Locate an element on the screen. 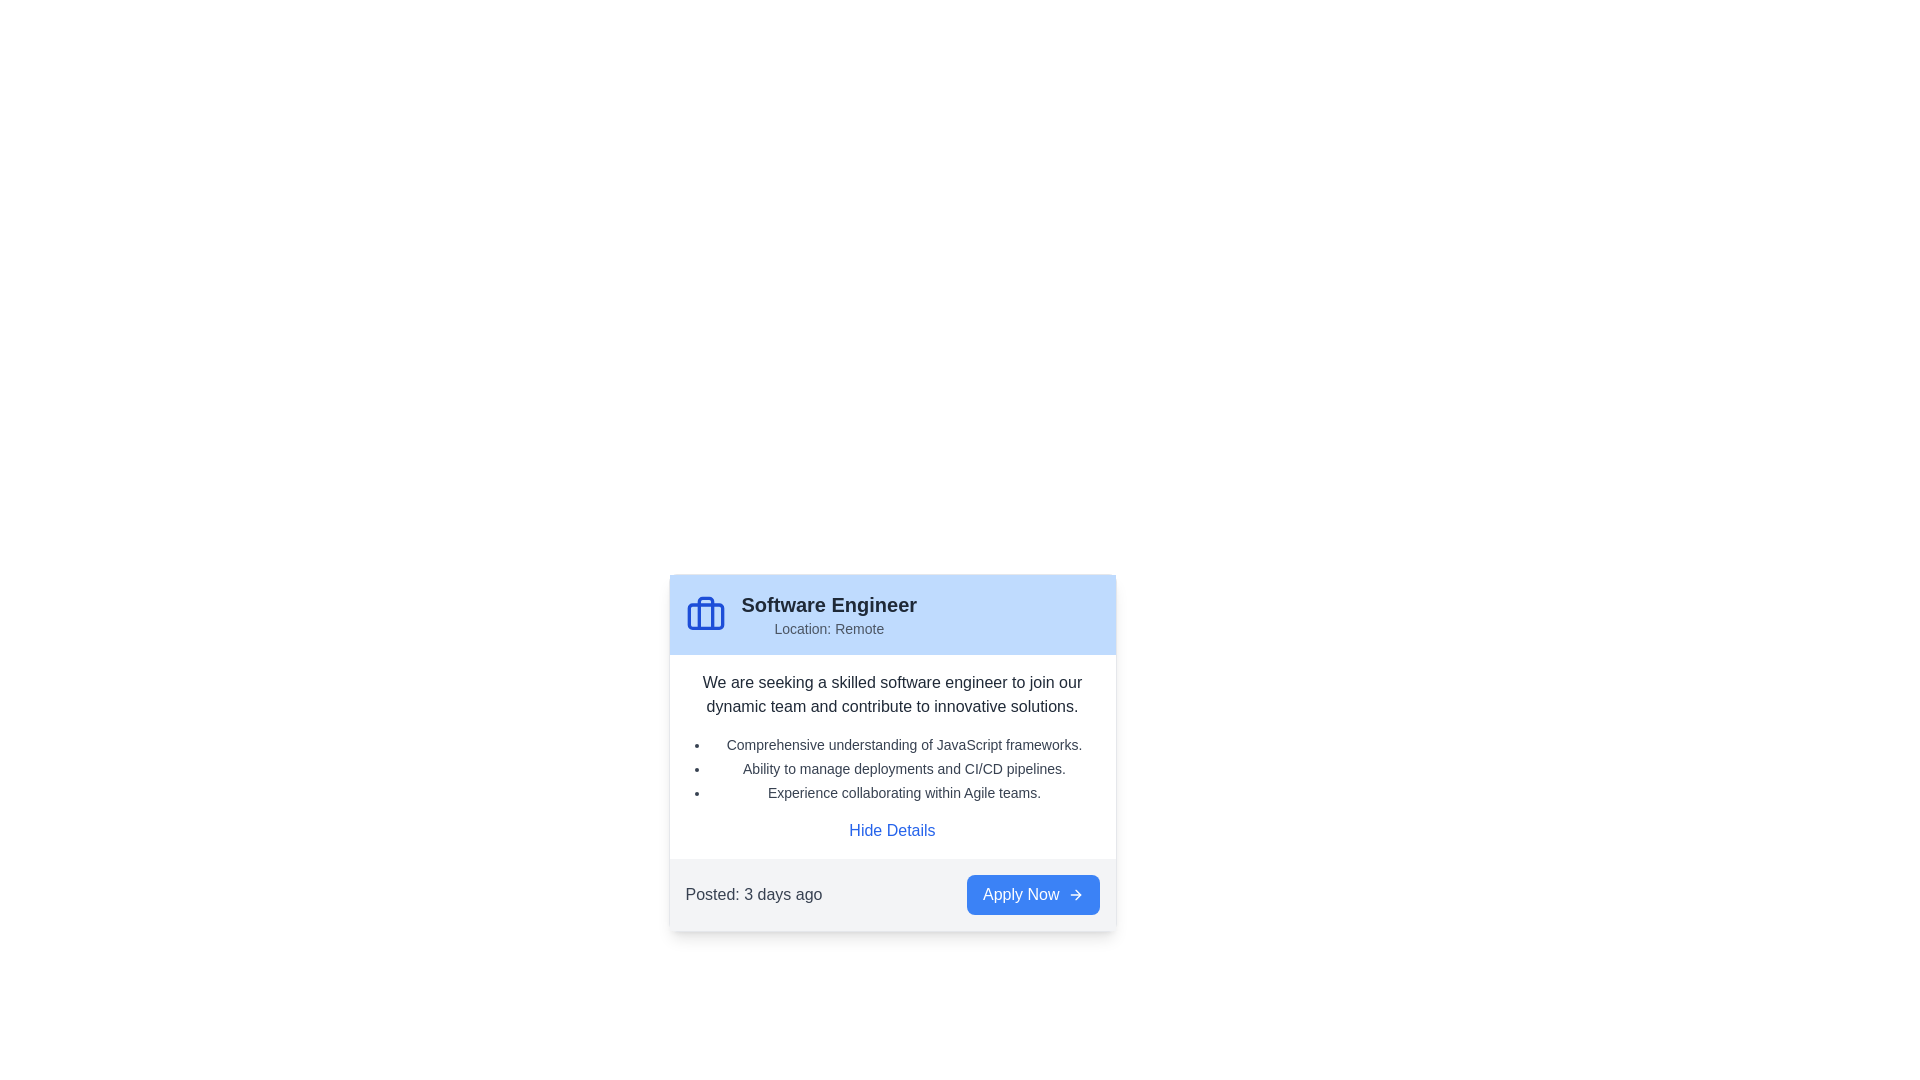 This screenshot has height=1080, width=1920. text content of the third bullet point in the job description, which lists a required or desirable qualification for a software engineer position, located above the 'Hide Details' link is located at coordinates (903, 792).